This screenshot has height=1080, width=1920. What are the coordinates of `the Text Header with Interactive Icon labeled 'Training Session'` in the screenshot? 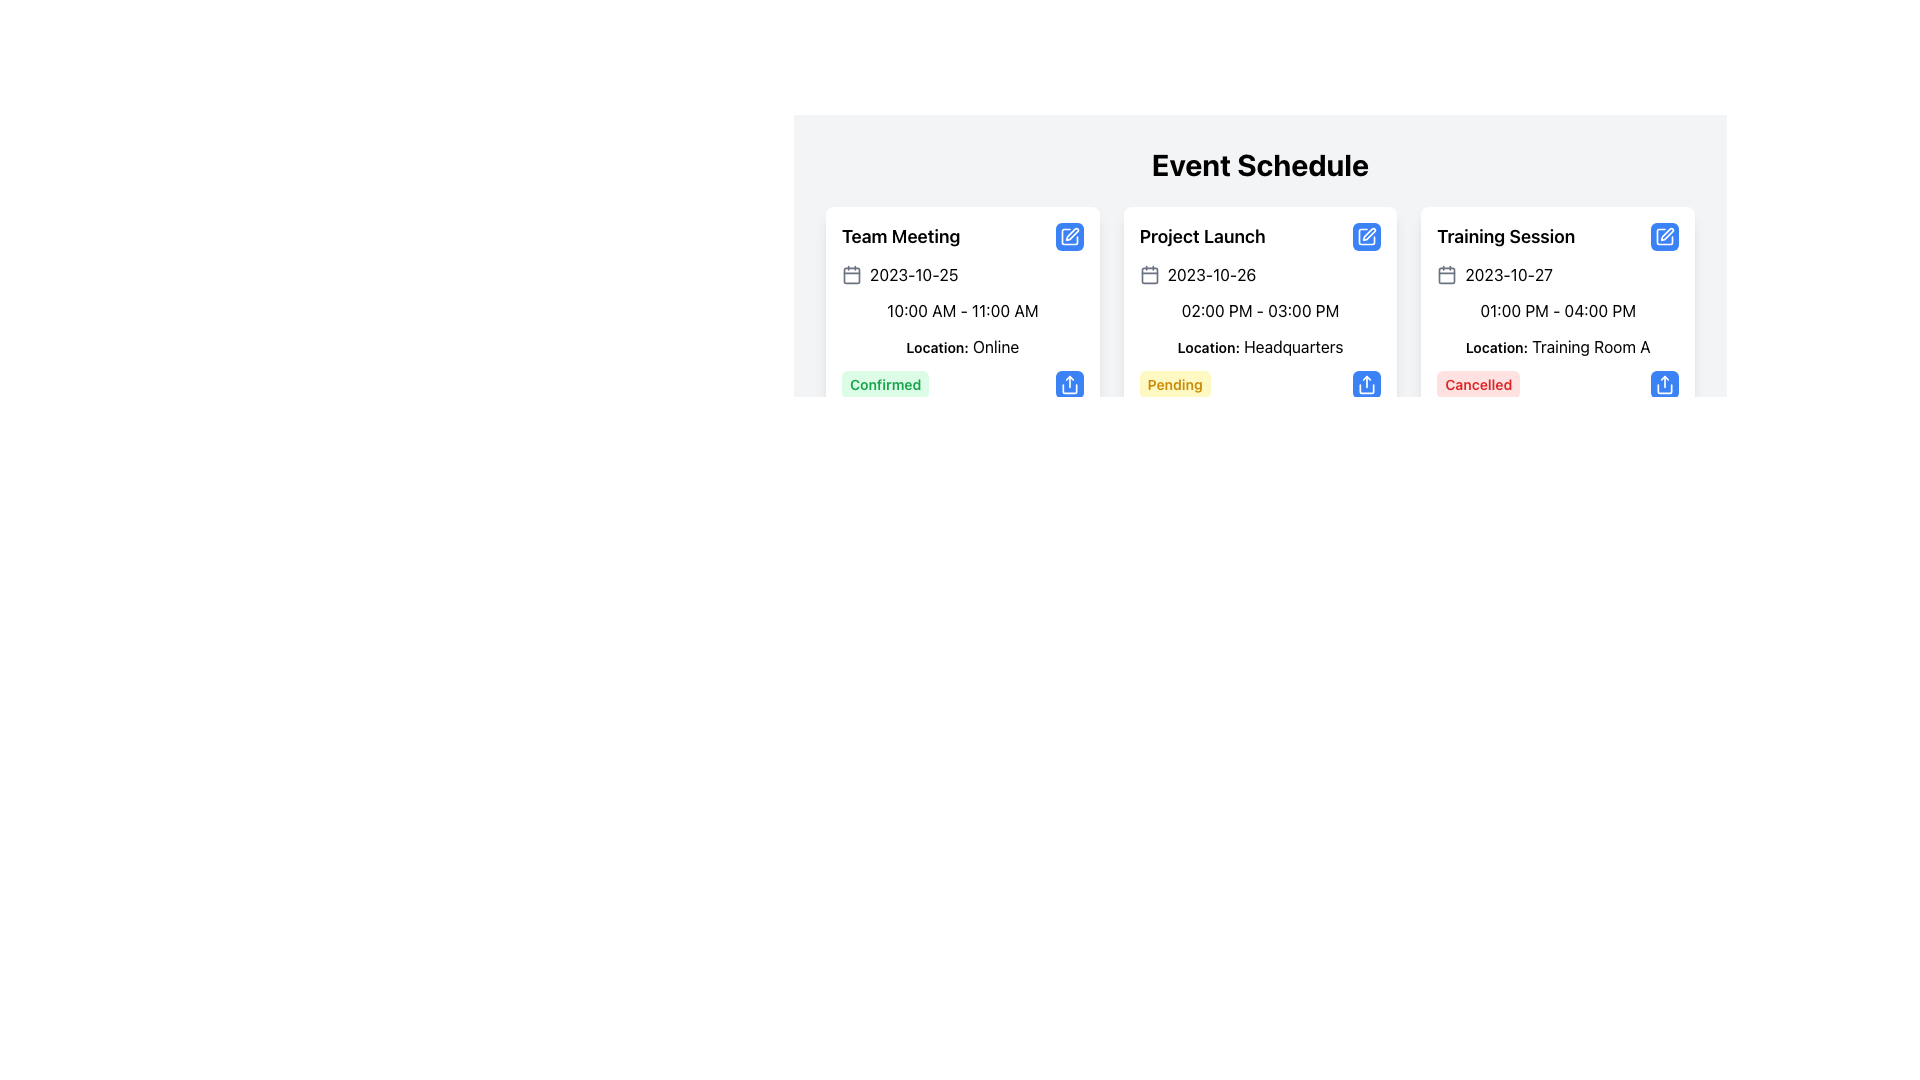 It's located at (1557, 235).